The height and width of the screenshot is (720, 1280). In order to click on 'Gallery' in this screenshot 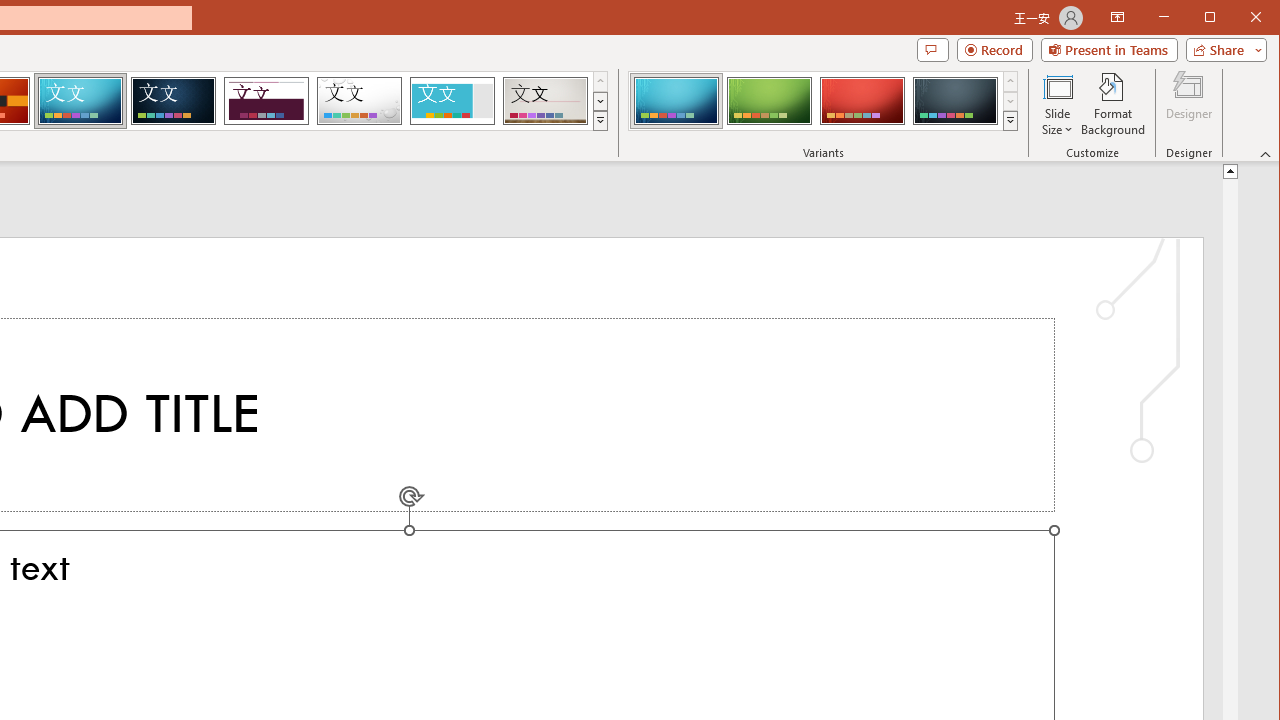, I will do `click(545, 100)`.